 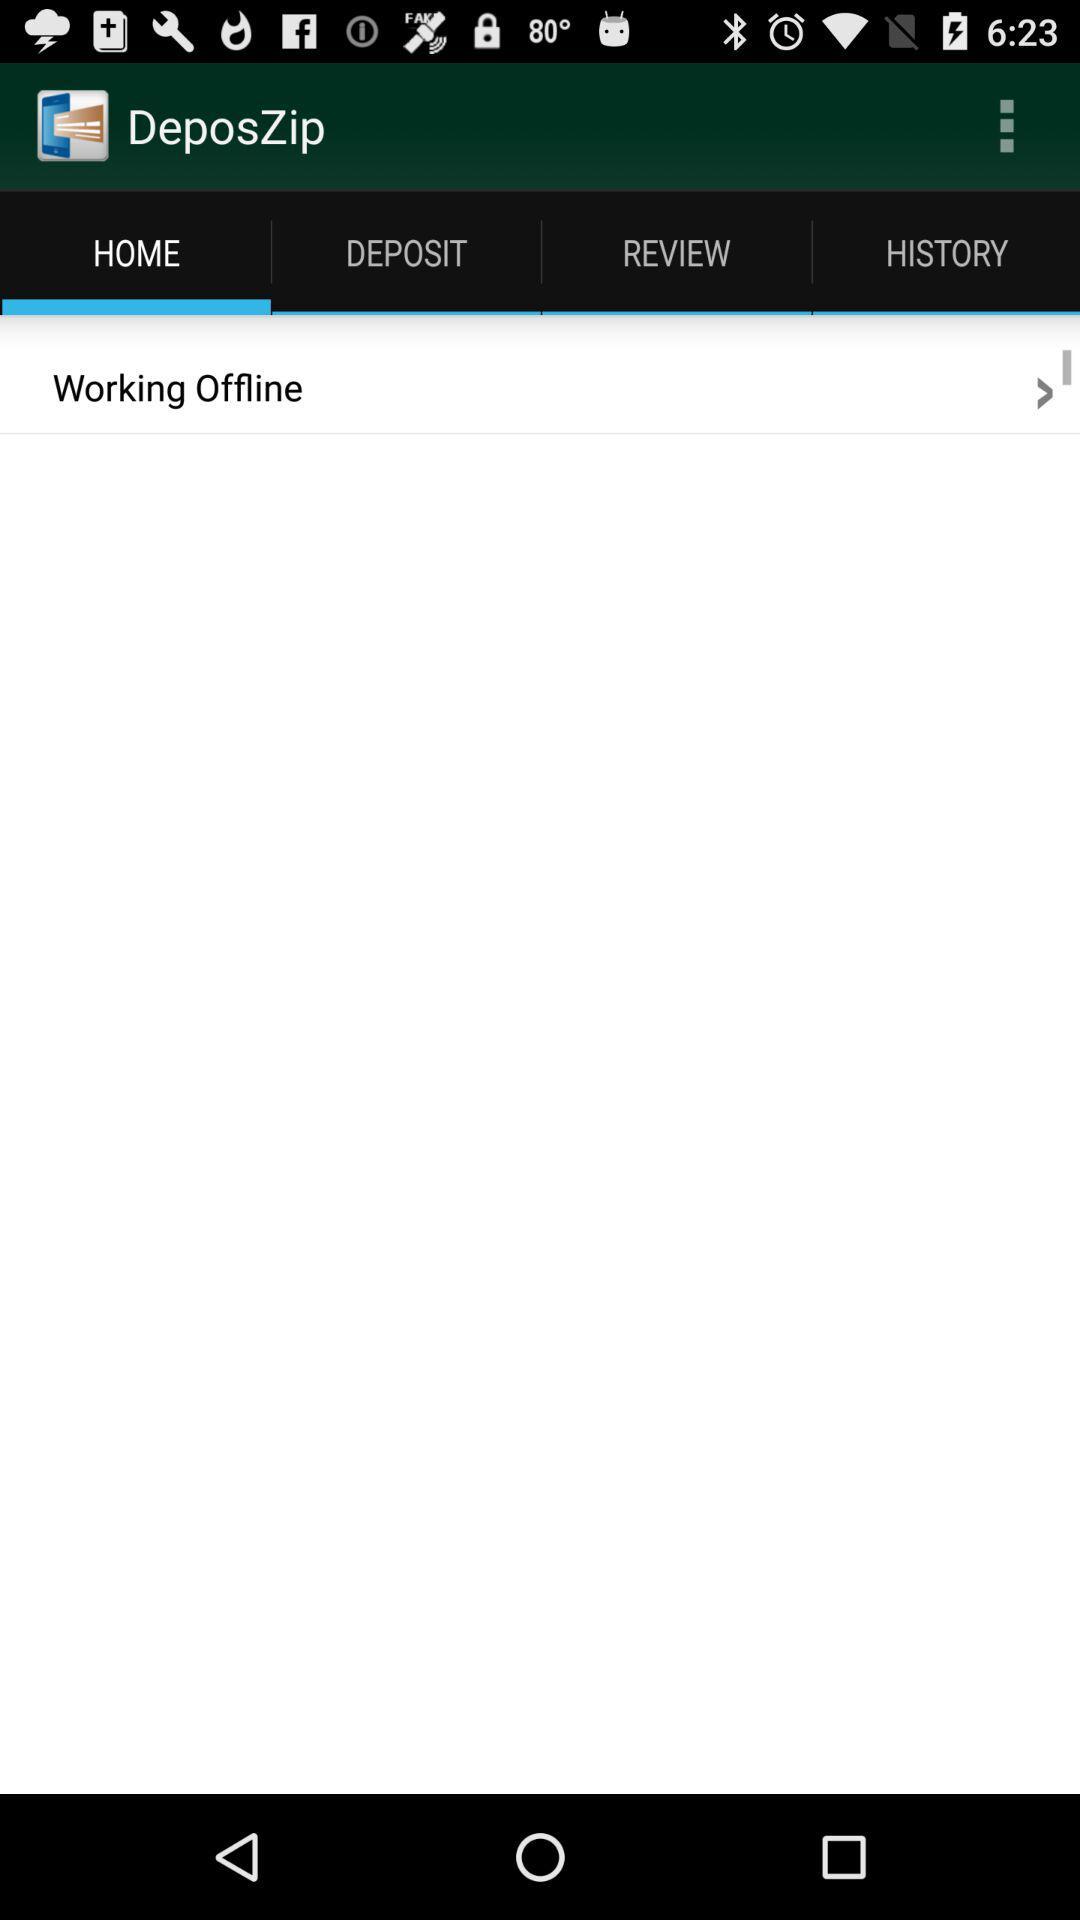 What do you see at coordinates (163, 387) in the screenshot?
I see `item next to the > app` at bounding box center [163, 387].